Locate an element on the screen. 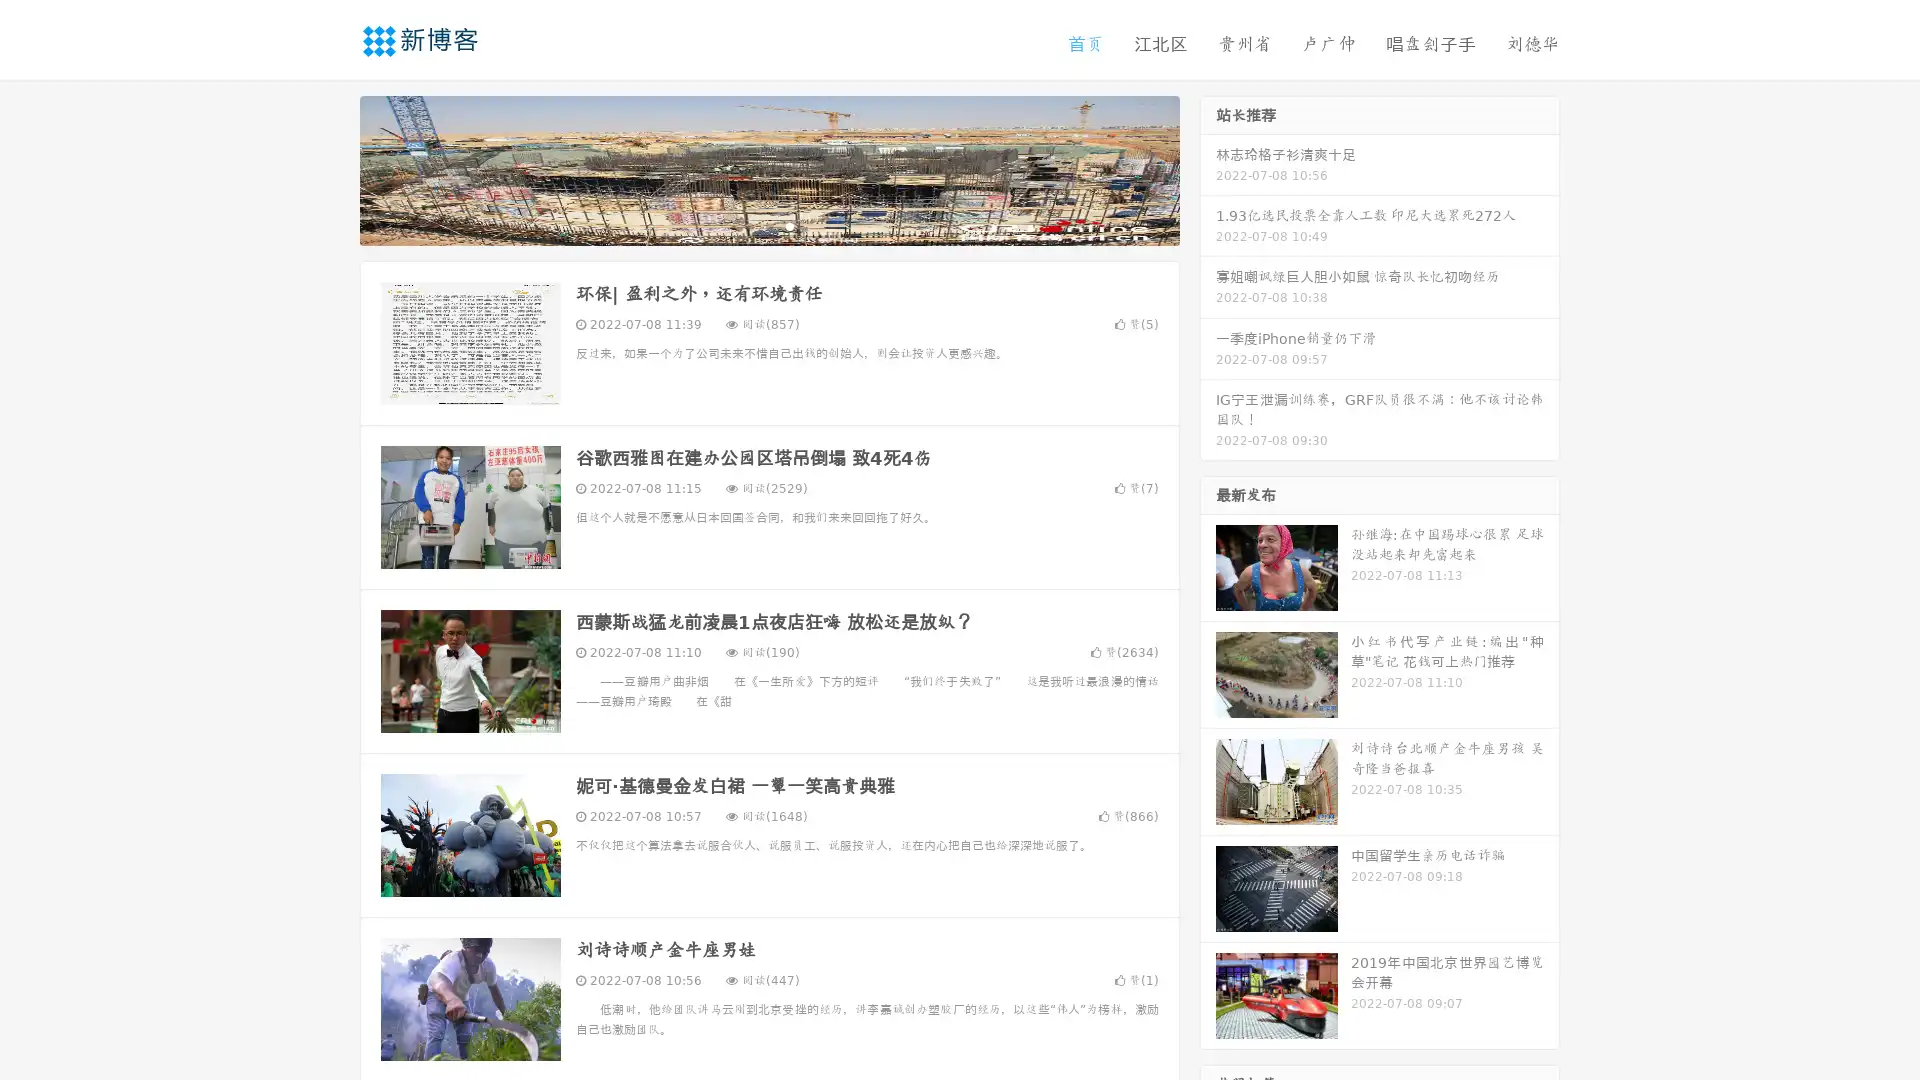 Image resolution: width=1920 pixels, height=1080 pixels. Previous slide is located at coordinates (330, 168).